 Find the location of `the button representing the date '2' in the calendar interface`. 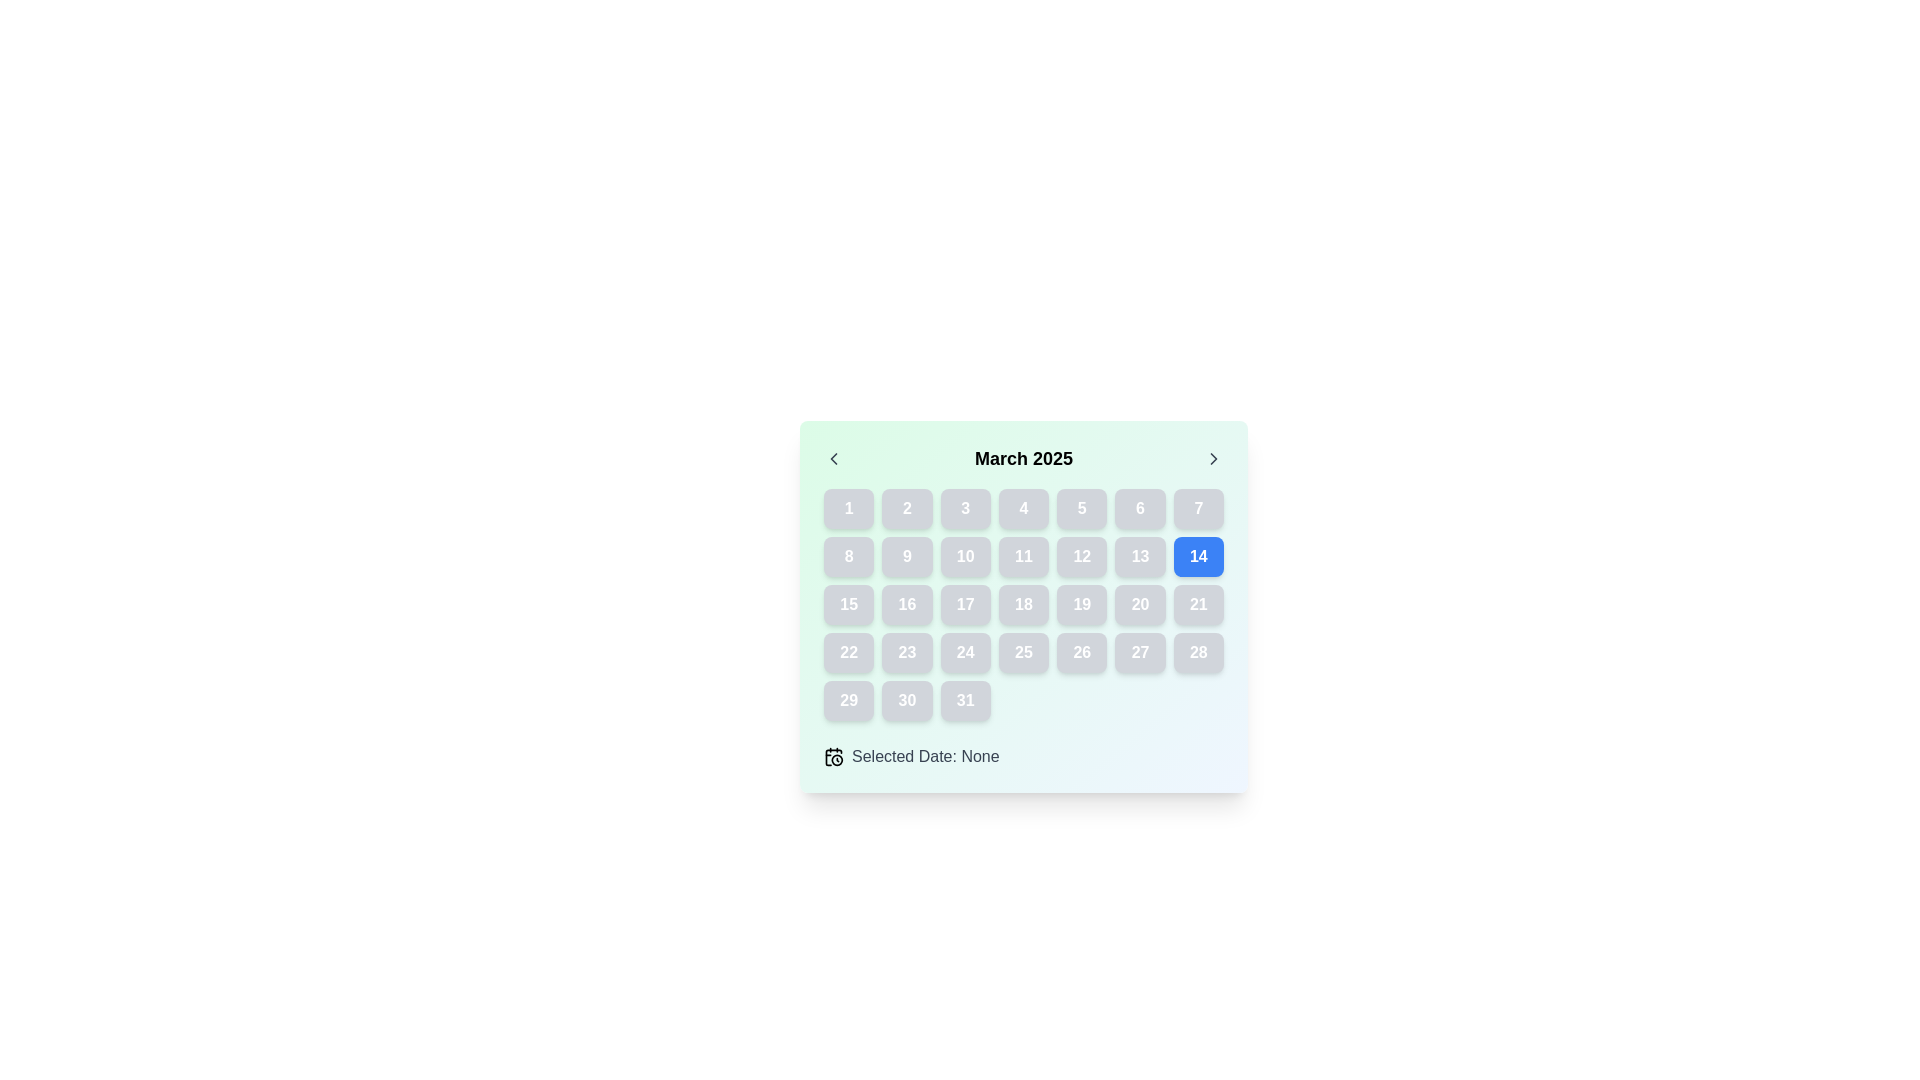

the button representing the date '2' in the calendar interface is located at coordinates (906, 508).